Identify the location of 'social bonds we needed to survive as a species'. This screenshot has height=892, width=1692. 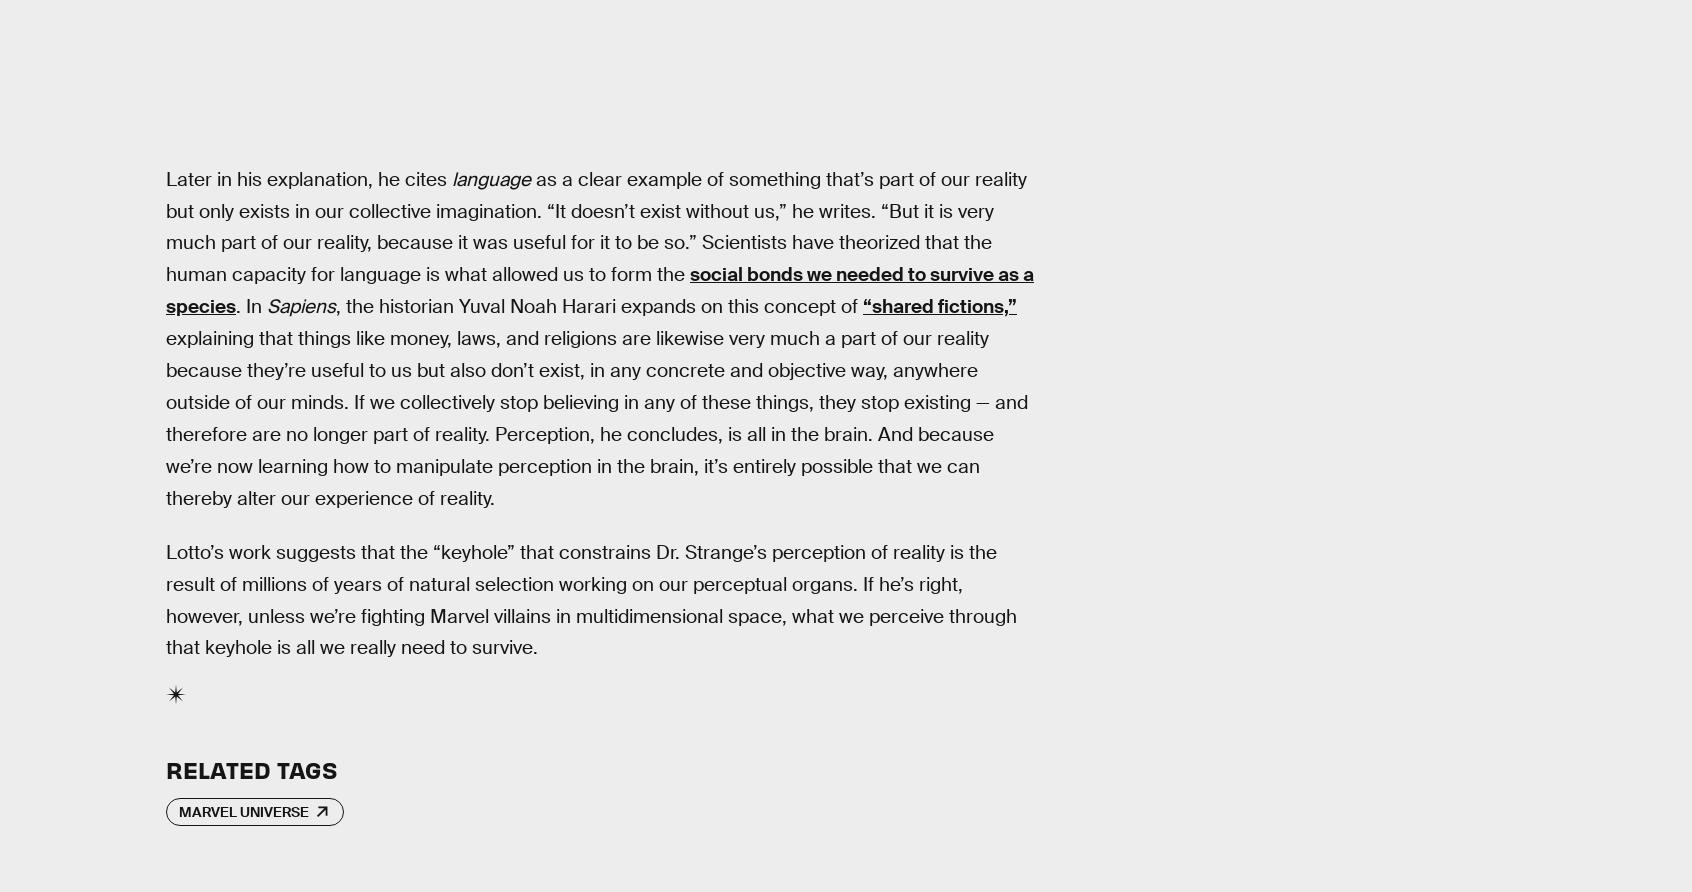
(598, 290).